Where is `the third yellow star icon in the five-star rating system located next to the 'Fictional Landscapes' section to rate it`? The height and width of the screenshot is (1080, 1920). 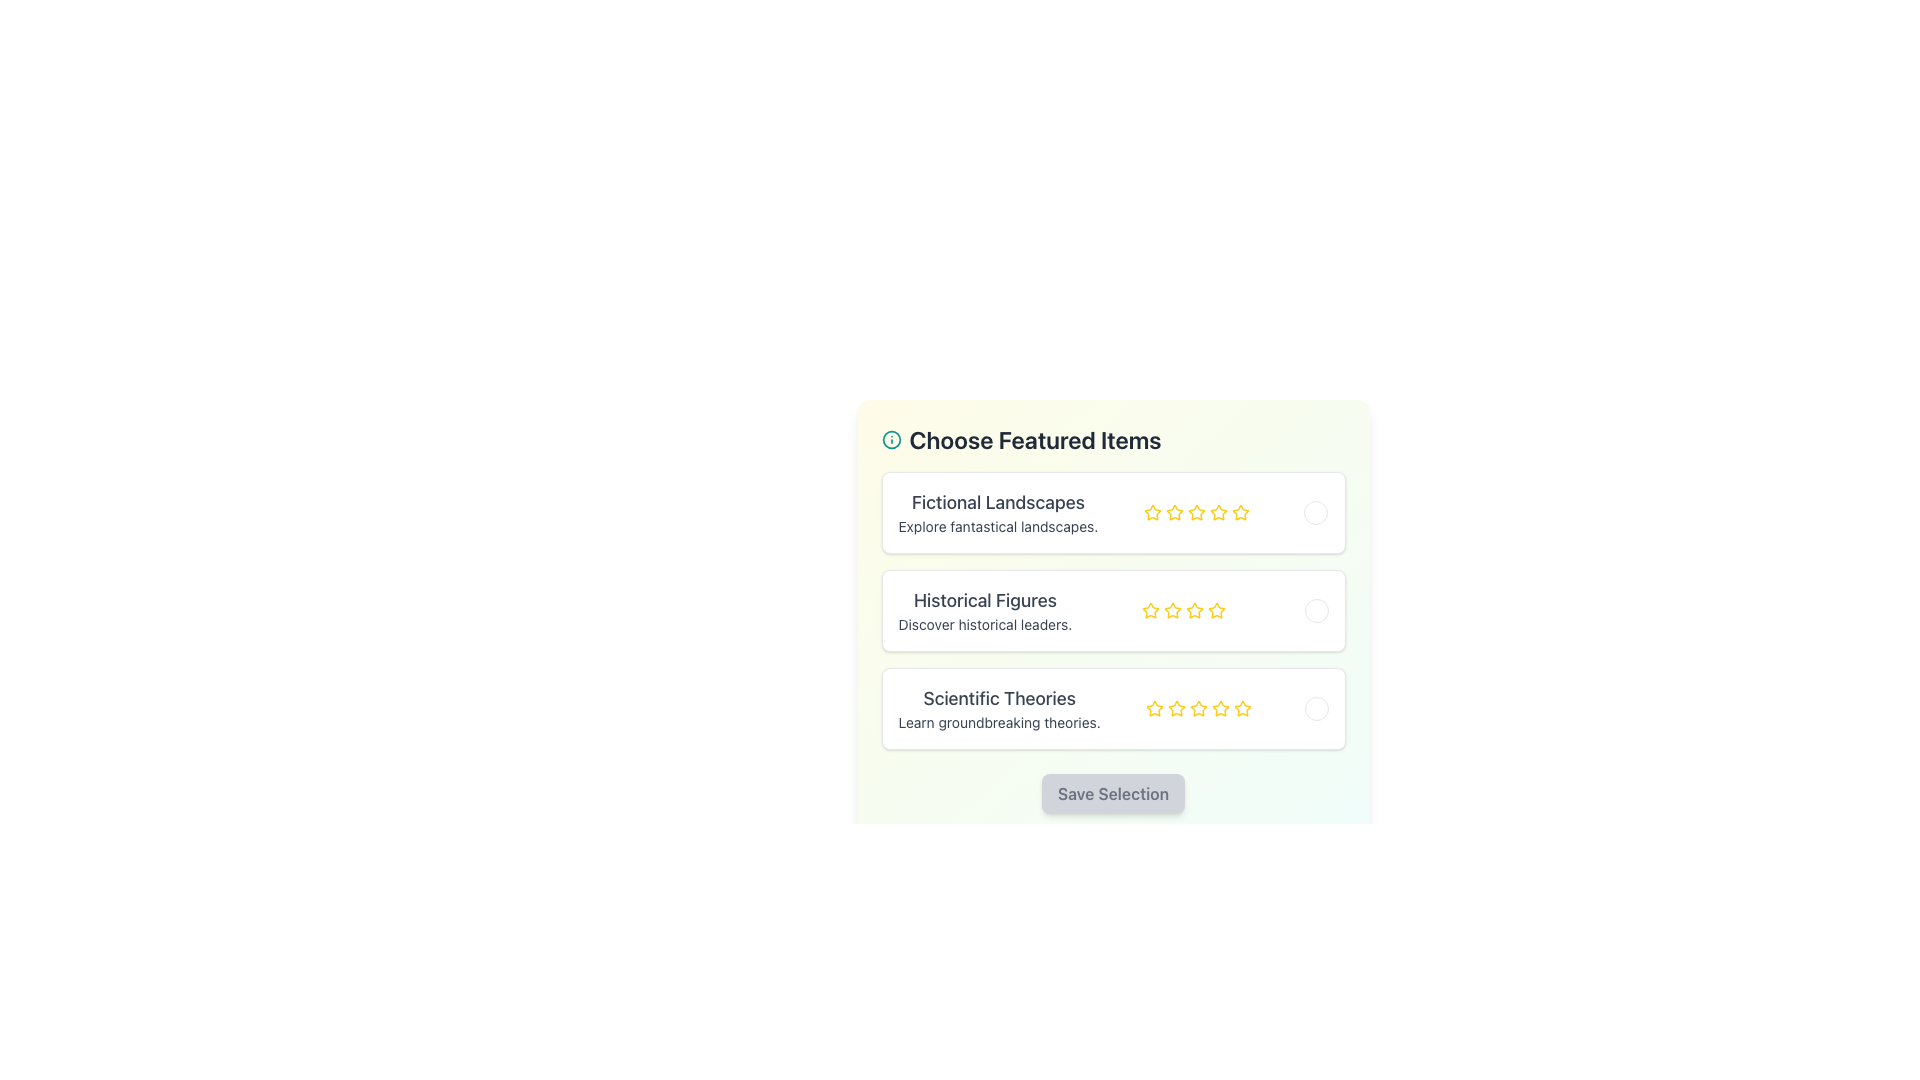 the third yellow star icon in the five-star rating system located next to the 'Fictional Landscapes' section to rate it is located at coordinates (1218, 511).